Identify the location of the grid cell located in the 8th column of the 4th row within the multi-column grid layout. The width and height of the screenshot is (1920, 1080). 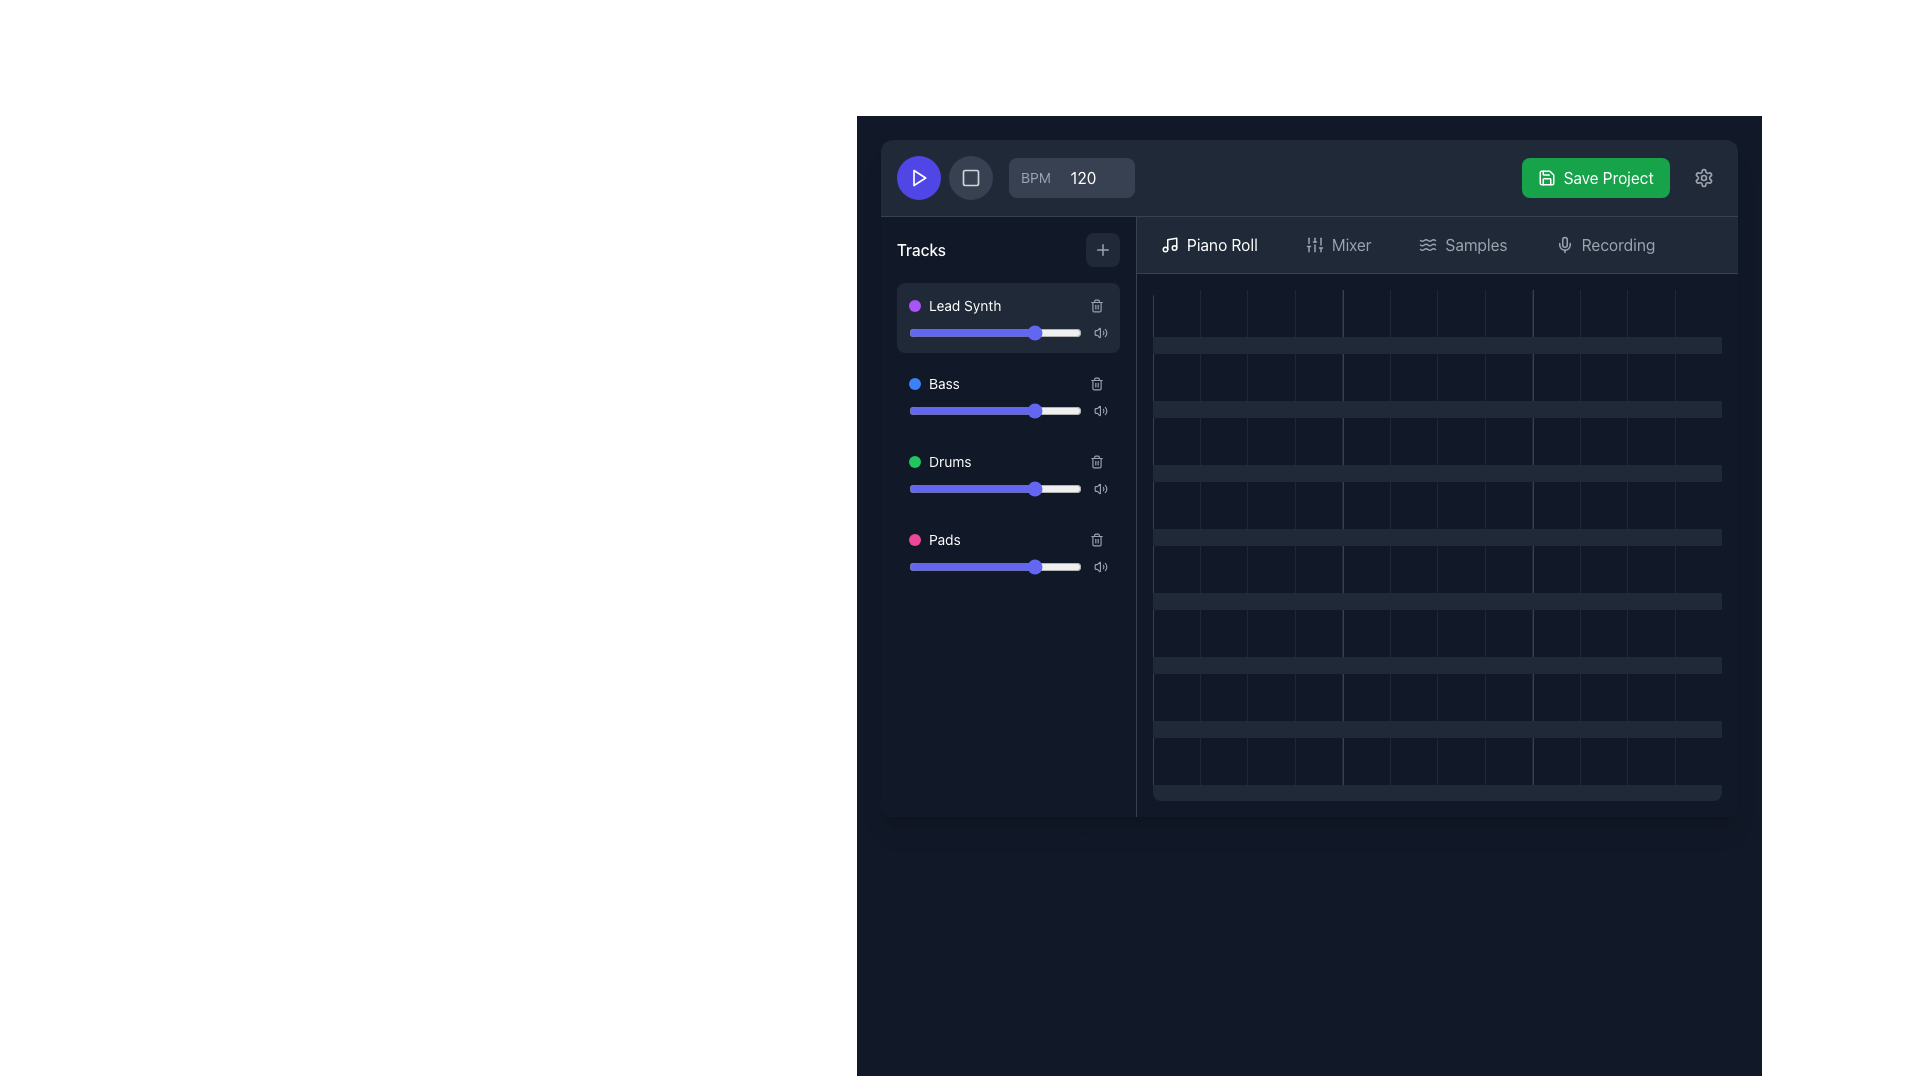
(1508, 633).